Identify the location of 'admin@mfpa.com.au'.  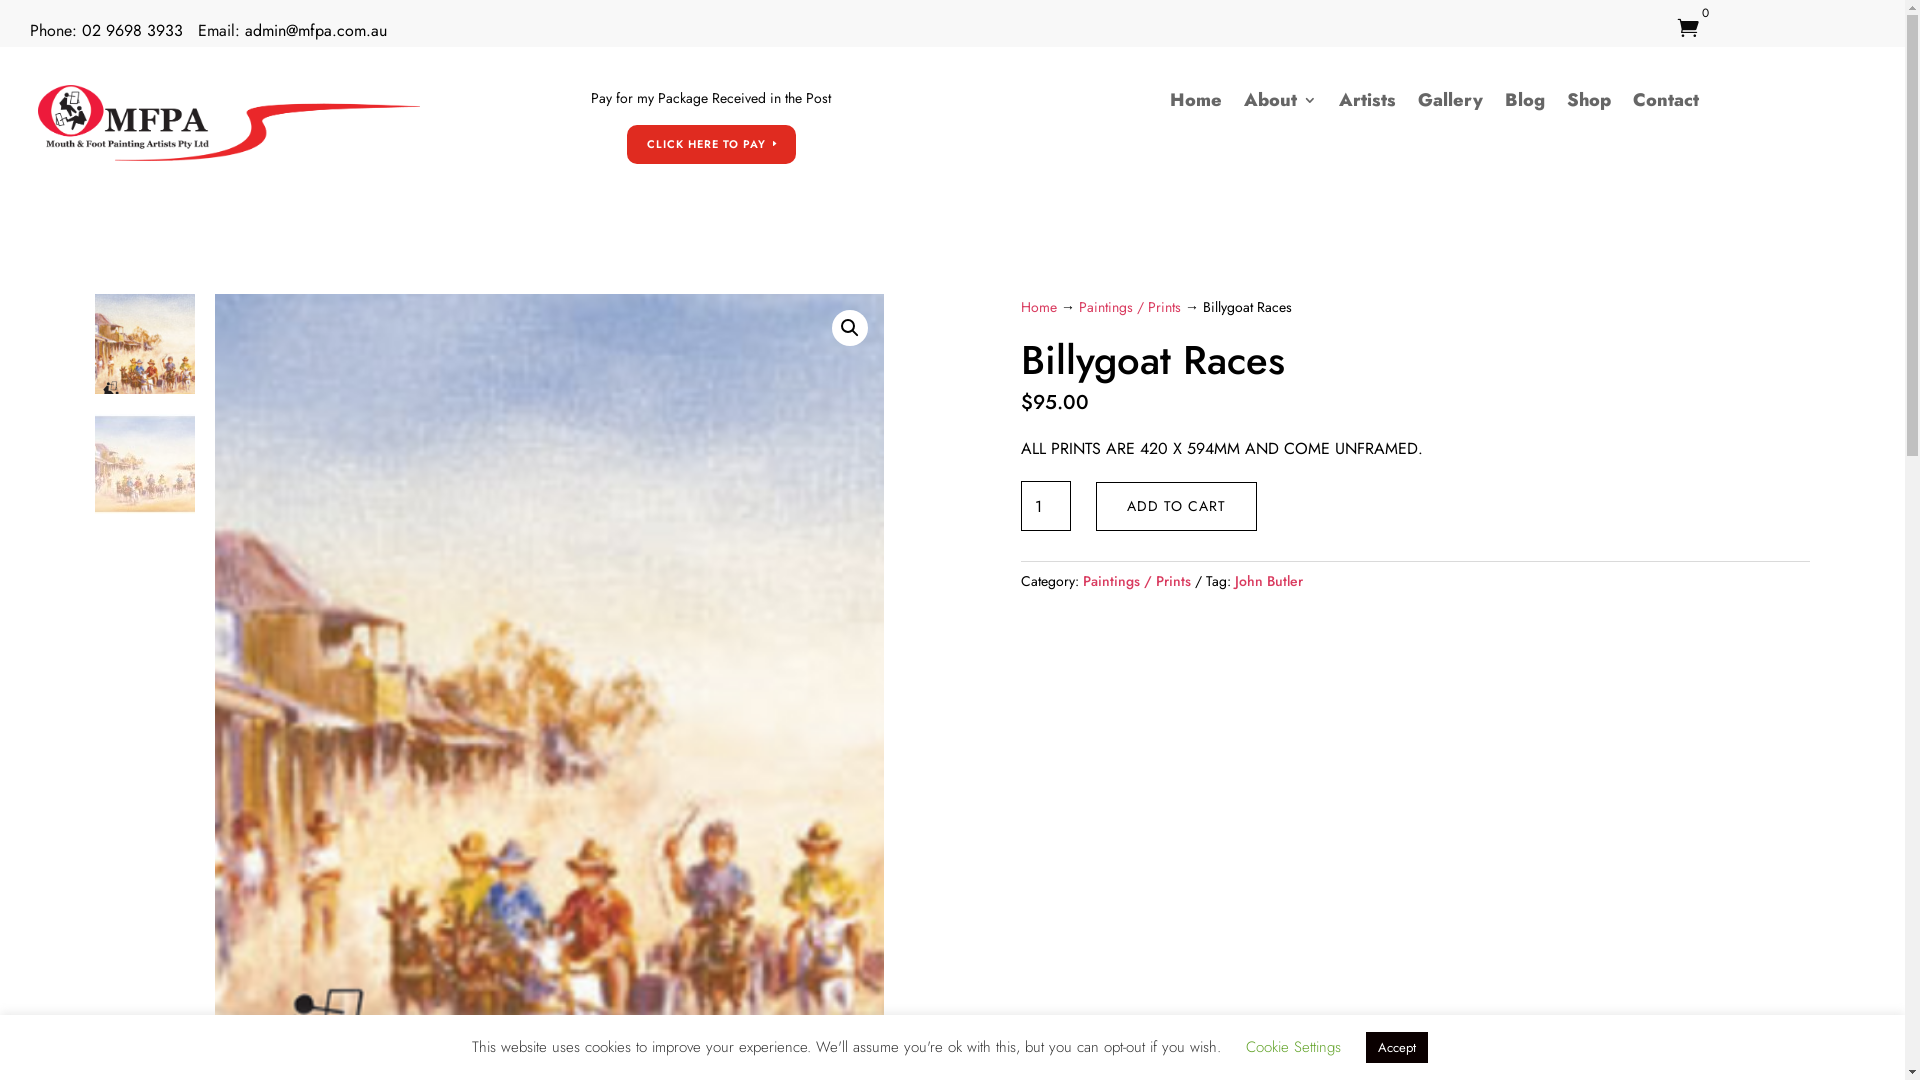
(315, 30).